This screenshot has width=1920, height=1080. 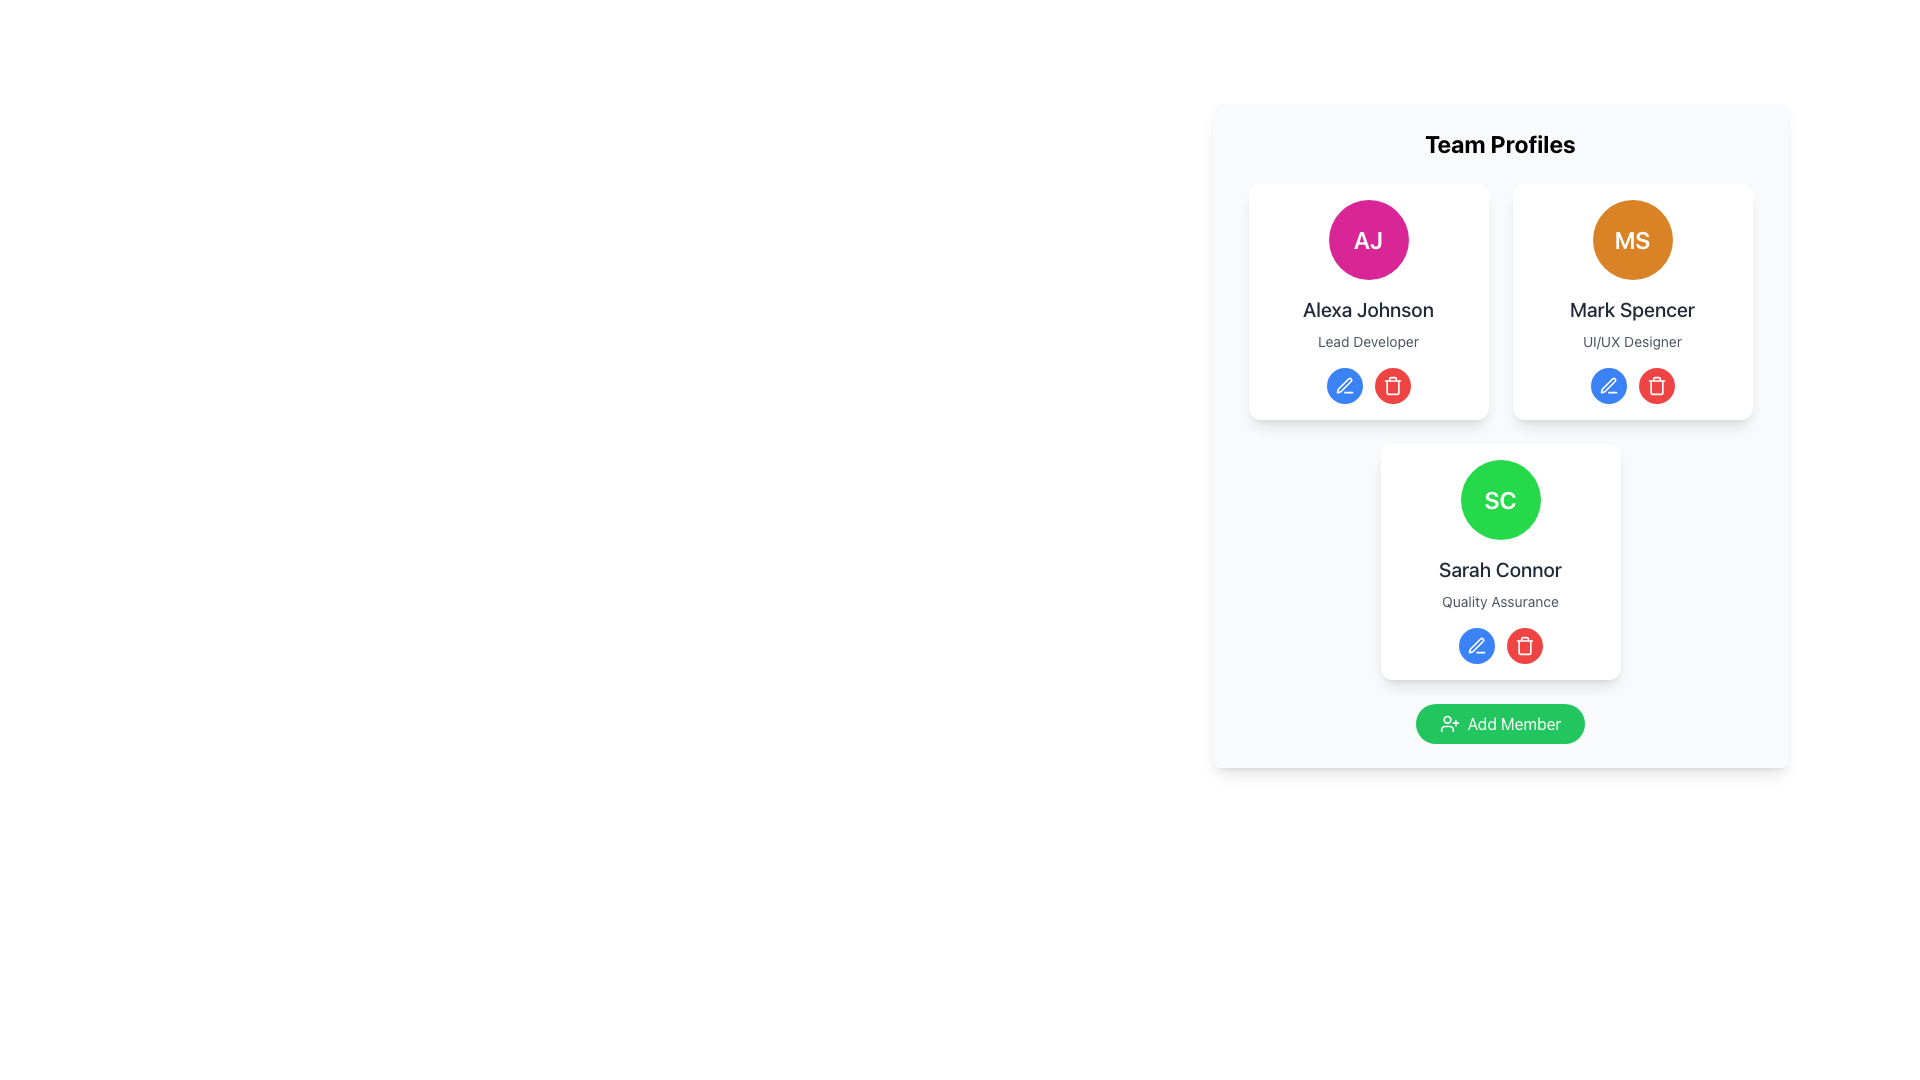 I want to click on the circular Avatar Badge with a magenta background and white 'AJ' text, located in the top-left profile card above the name 'Alexa Johnson', so click(x=1367, y=238).